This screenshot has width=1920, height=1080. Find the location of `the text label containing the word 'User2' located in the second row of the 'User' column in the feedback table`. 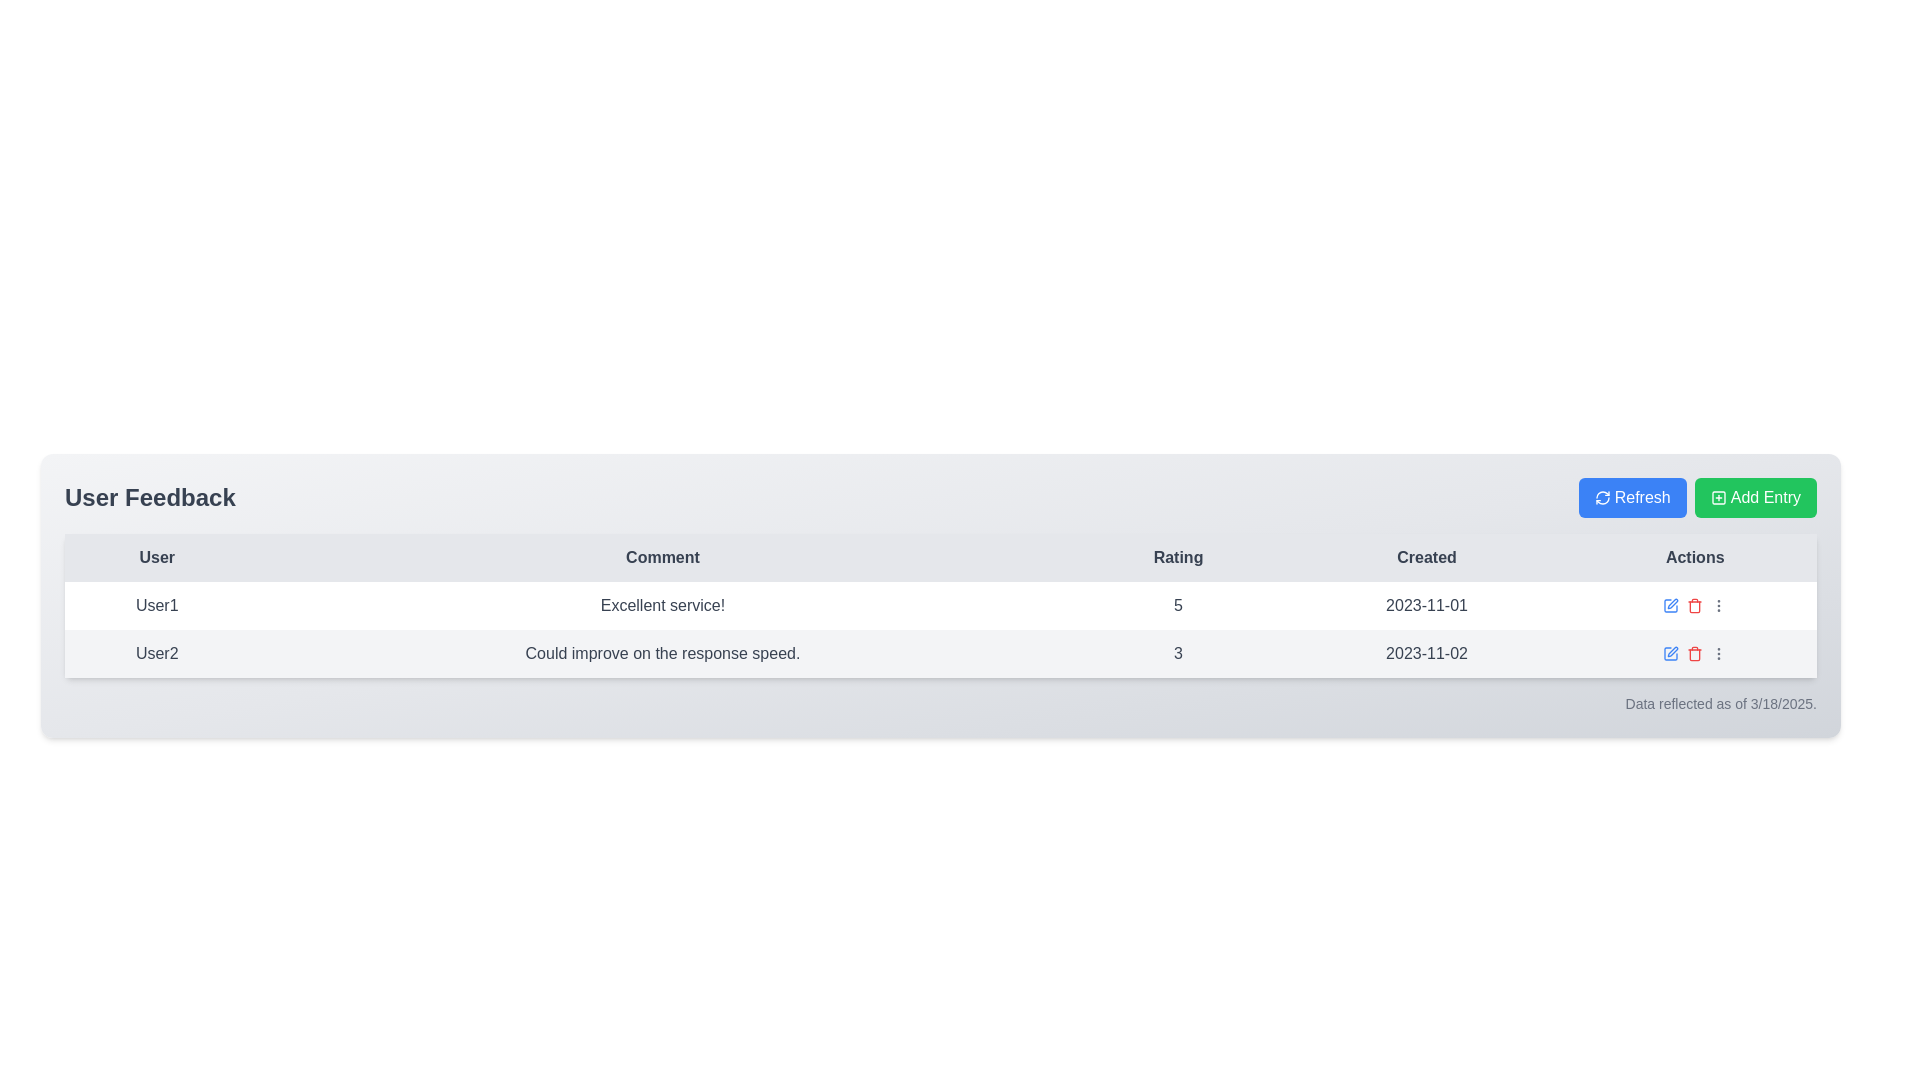

the text label containing the word 'User2' located in the second row of the 'User' column in the feedback table is located at coordinates (156, 654).